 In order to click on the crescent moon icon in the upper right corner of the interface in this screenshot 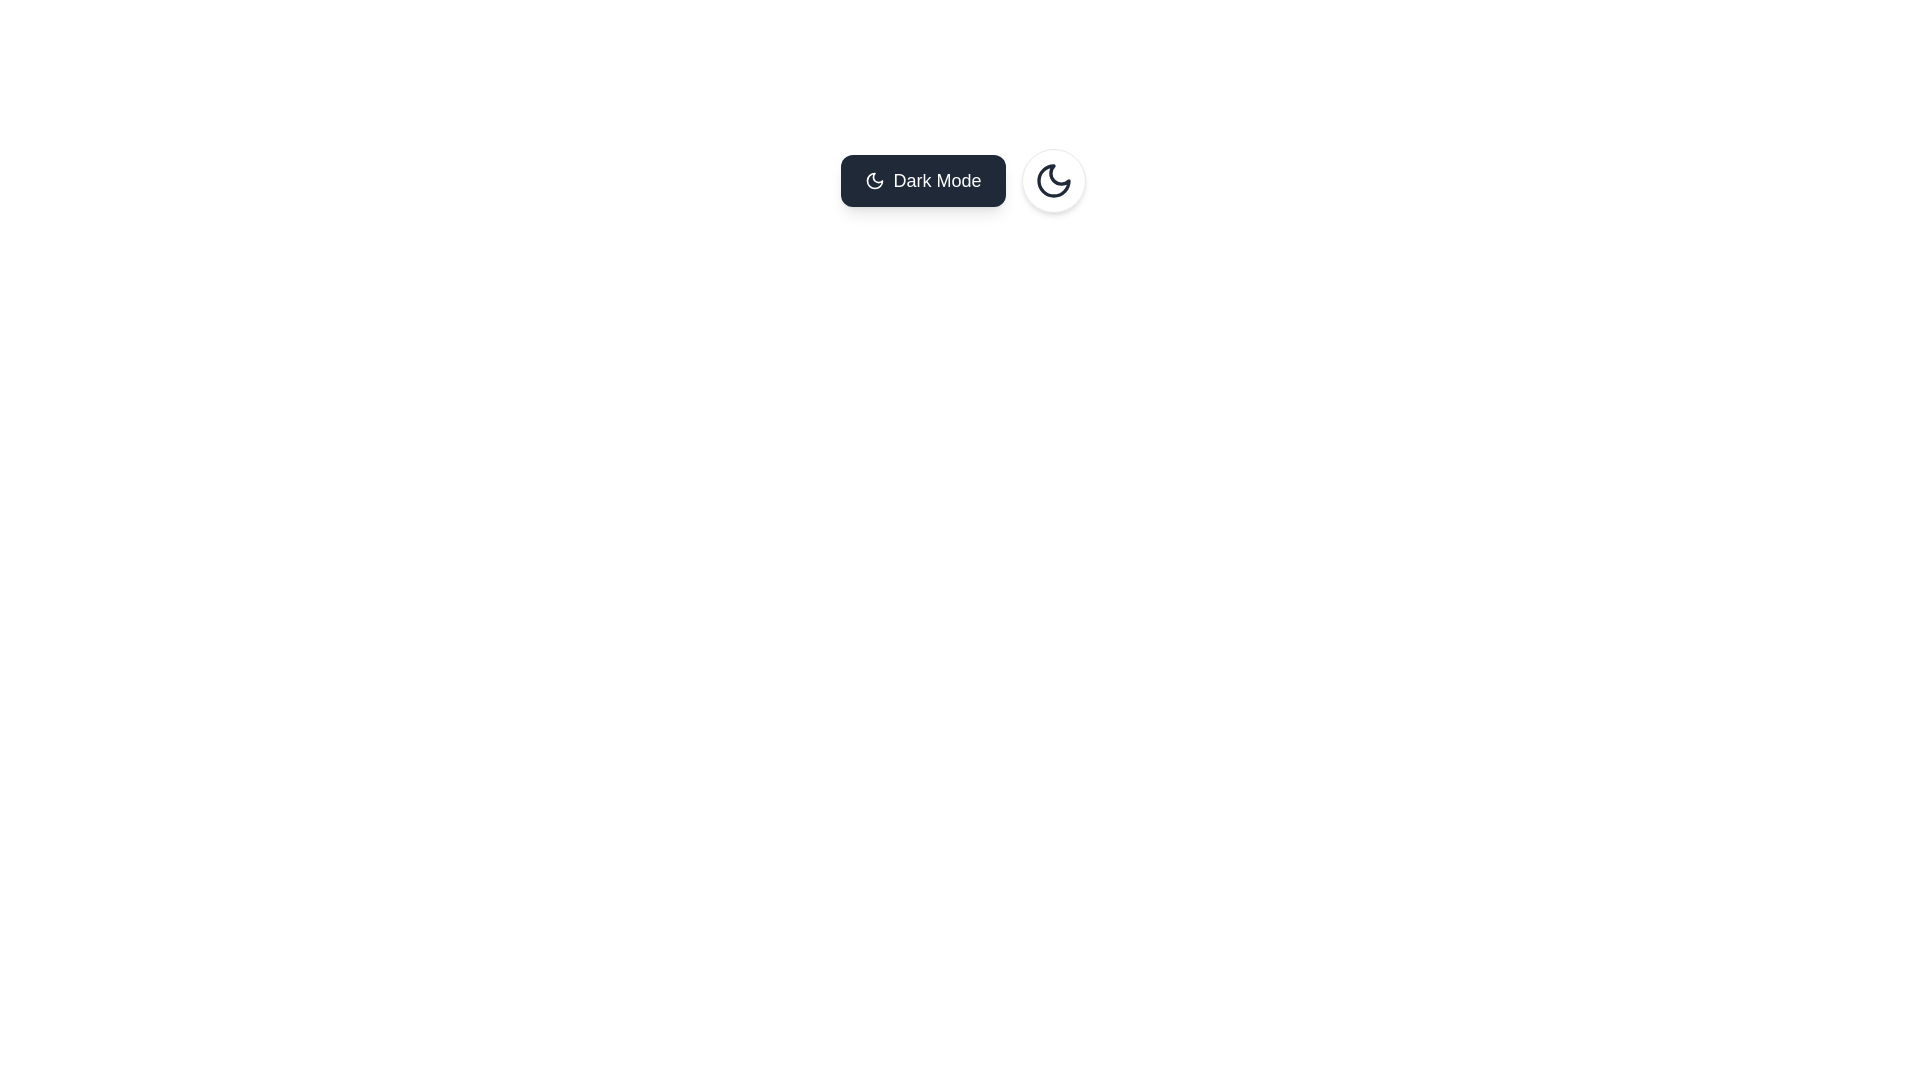, I will do `click(1052, 181)`.